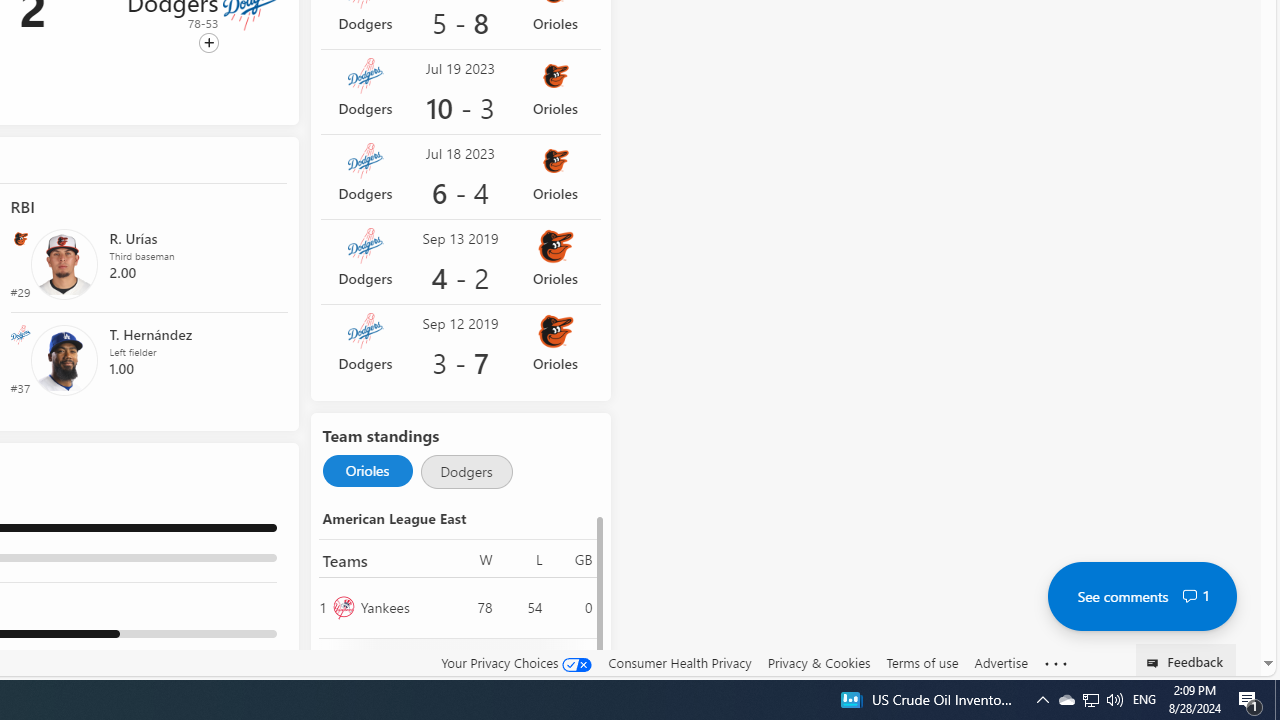 This screenshot has width=1280, height=720. Describe the element at coordinates (818, 662) in the screenshot. I see `'Privacy & Cookies'` at that location.